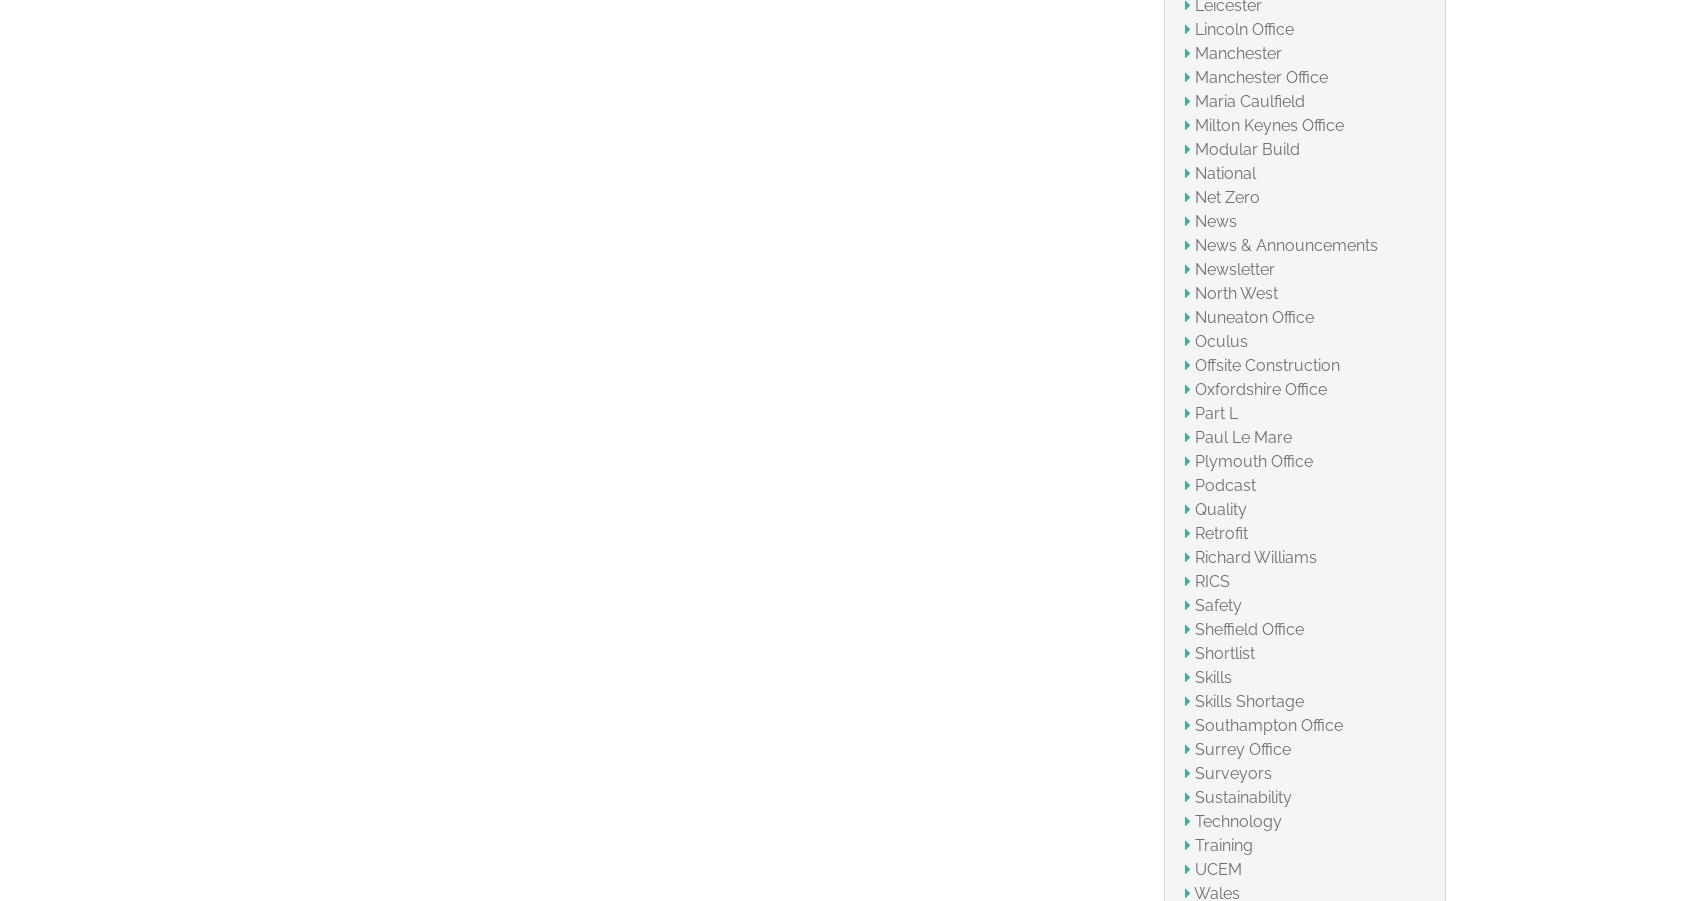 Image resolution: width=1692 pixels, height=901 pixels. What do you see at coordinates (1248, 700) in the screenshot?
I see `'Skills Shortage'` at bounding box center [1248, 700].